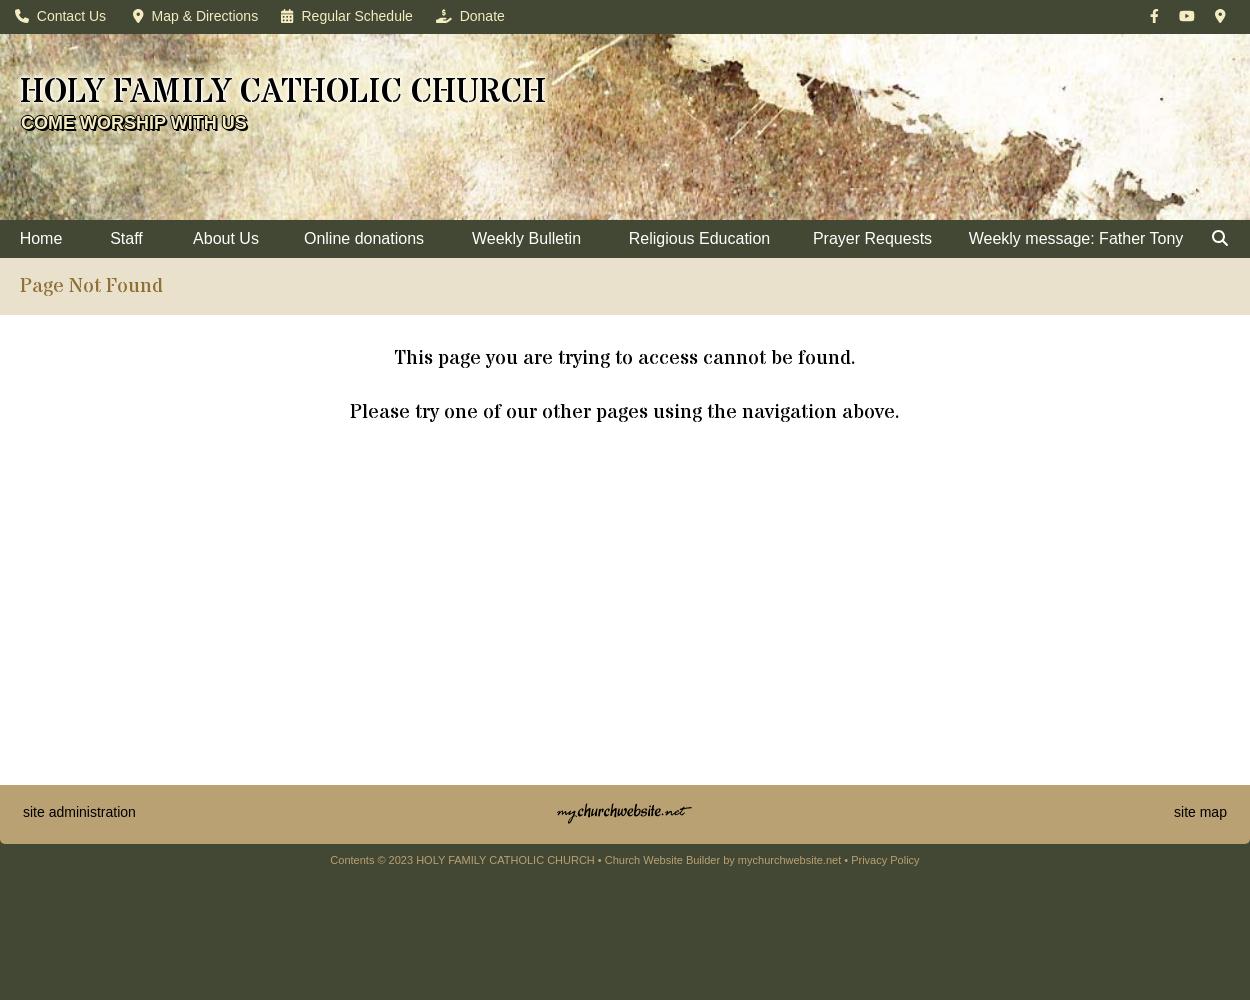 The width and height of the screenshot is (1250, 1000). Describe the element at coordinates (20, 91) in the screenshot. I see `'HOLY FAMILY CATHOLIC CHURCH'` at that location.